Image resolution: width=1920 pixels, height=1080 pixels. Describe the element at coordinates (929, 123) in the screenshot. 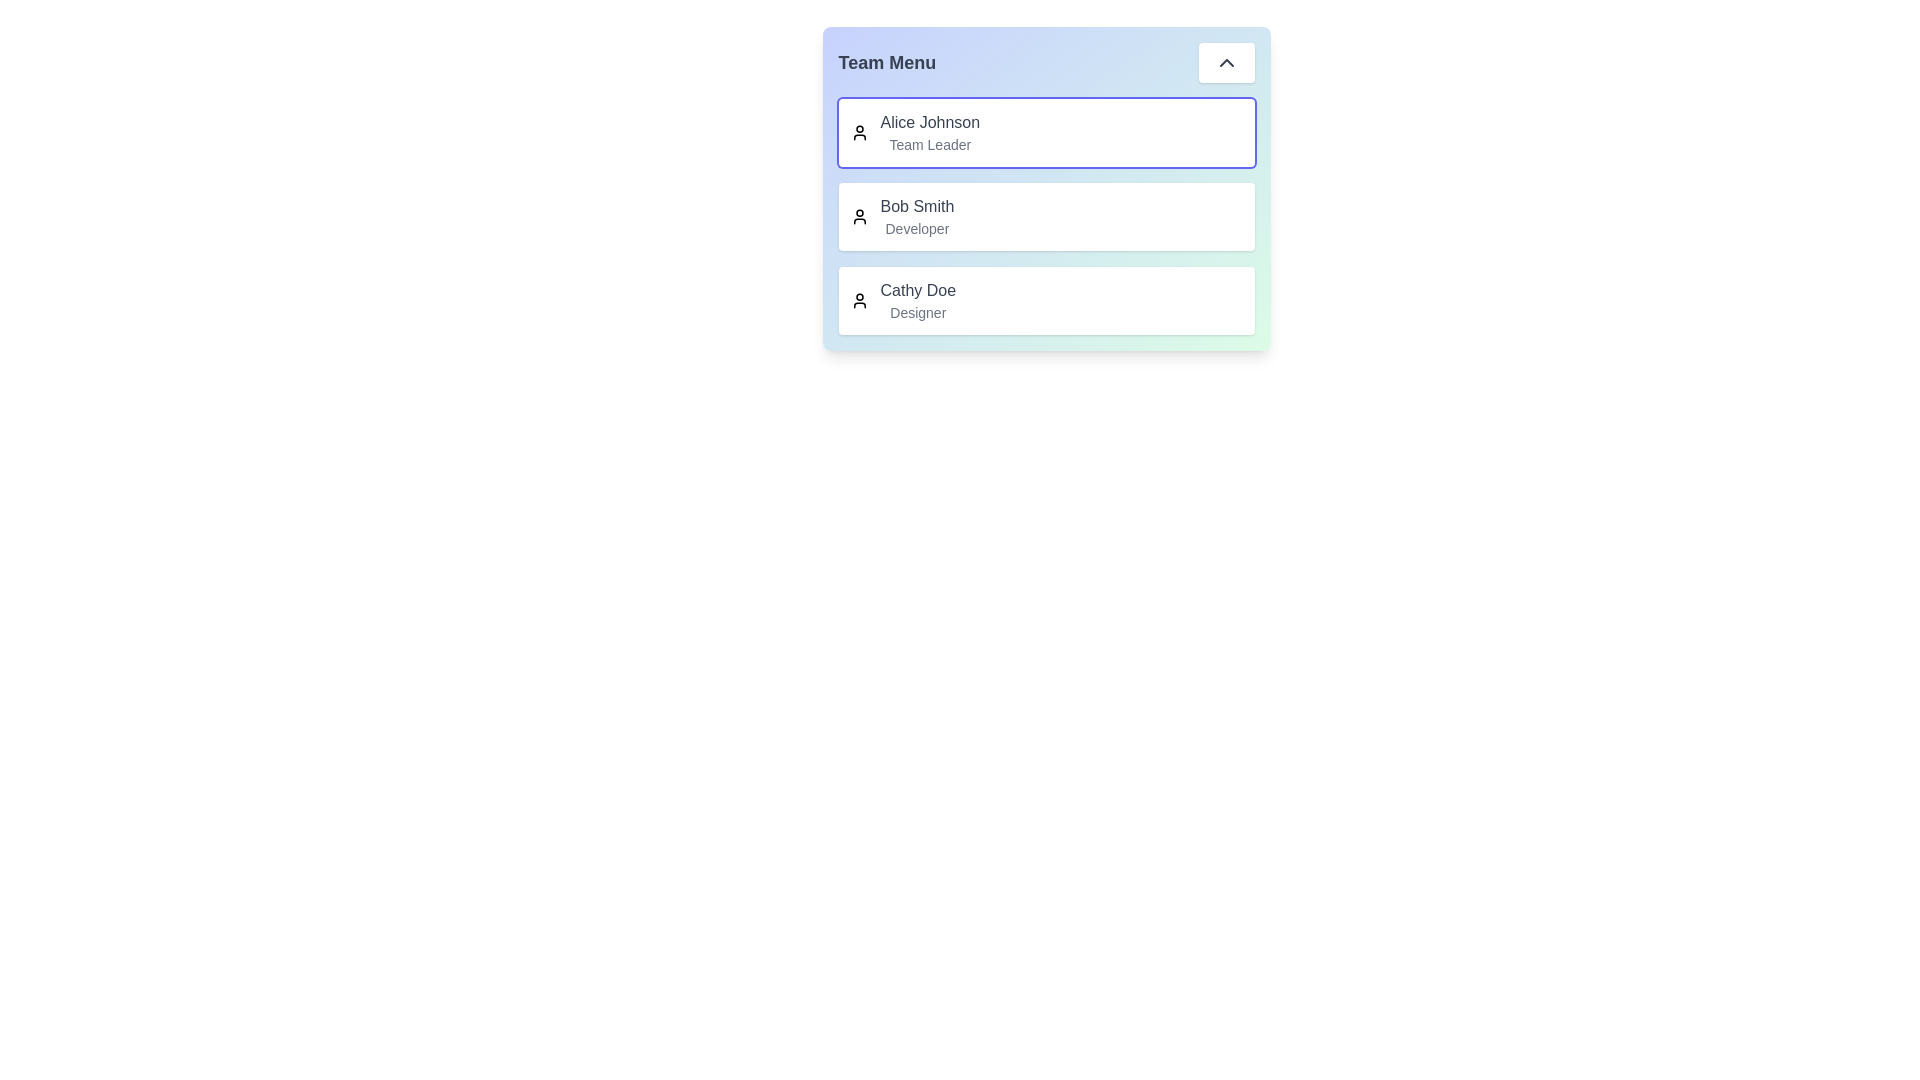

I see `the team member Alice Johnson to view their role` at that location.